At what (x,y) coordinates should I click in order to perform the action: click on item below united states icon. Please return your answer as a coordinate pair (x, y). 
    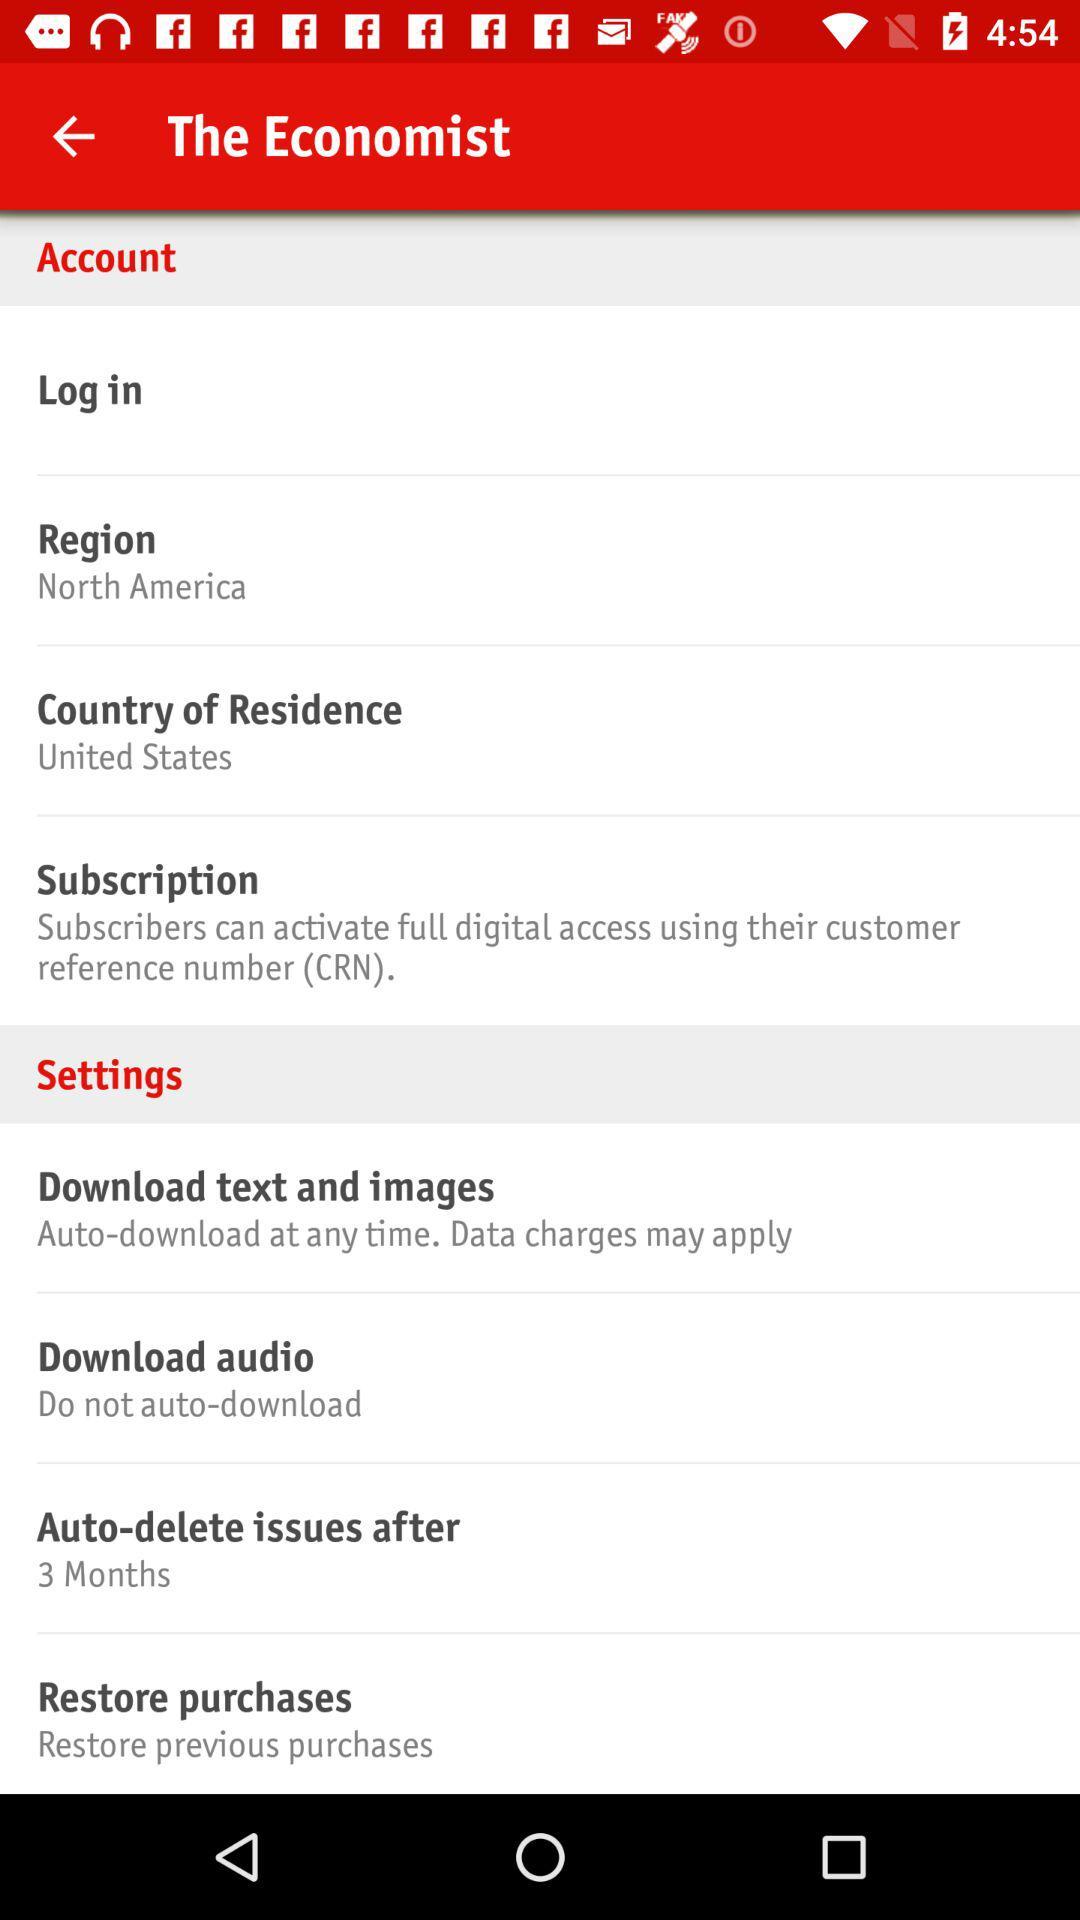
    Looking at the image, I should click on (536, 879).